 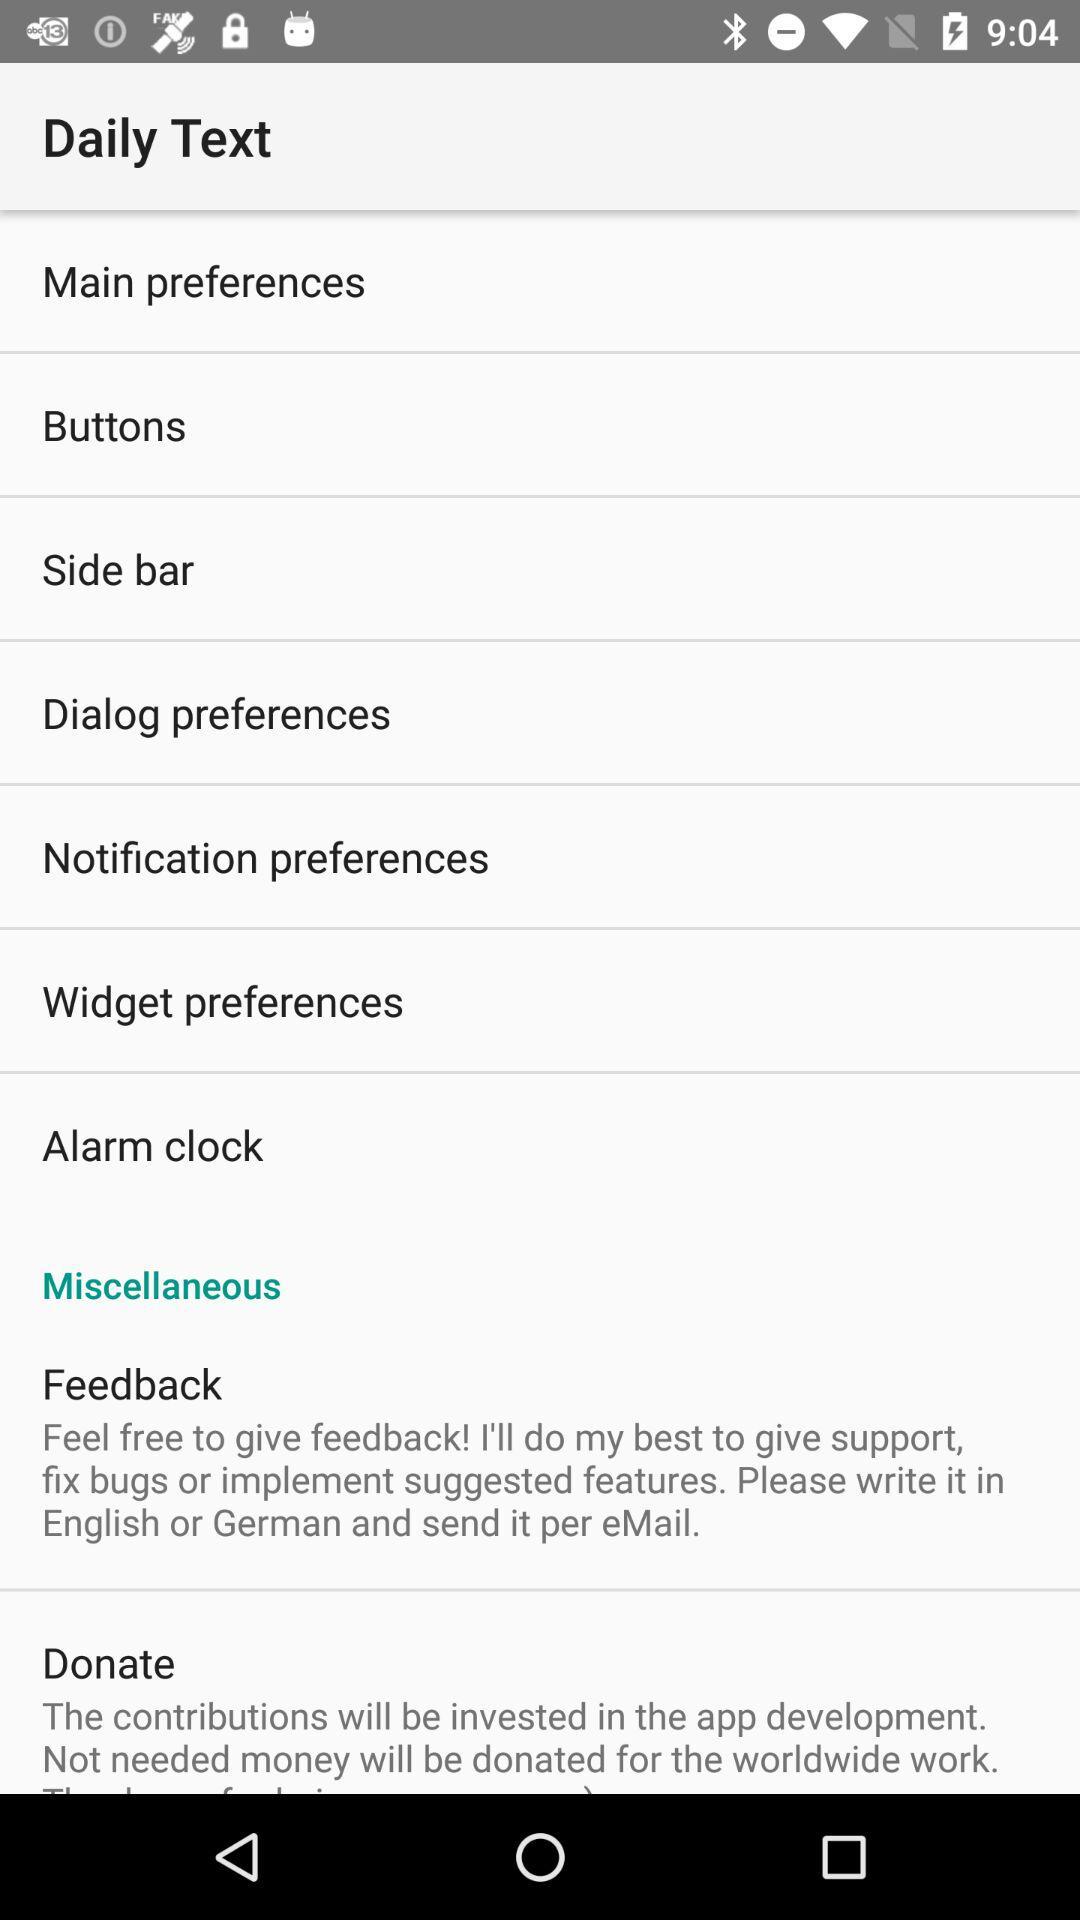 I want to click on miscellaneous, so click(x=540, y=1262).